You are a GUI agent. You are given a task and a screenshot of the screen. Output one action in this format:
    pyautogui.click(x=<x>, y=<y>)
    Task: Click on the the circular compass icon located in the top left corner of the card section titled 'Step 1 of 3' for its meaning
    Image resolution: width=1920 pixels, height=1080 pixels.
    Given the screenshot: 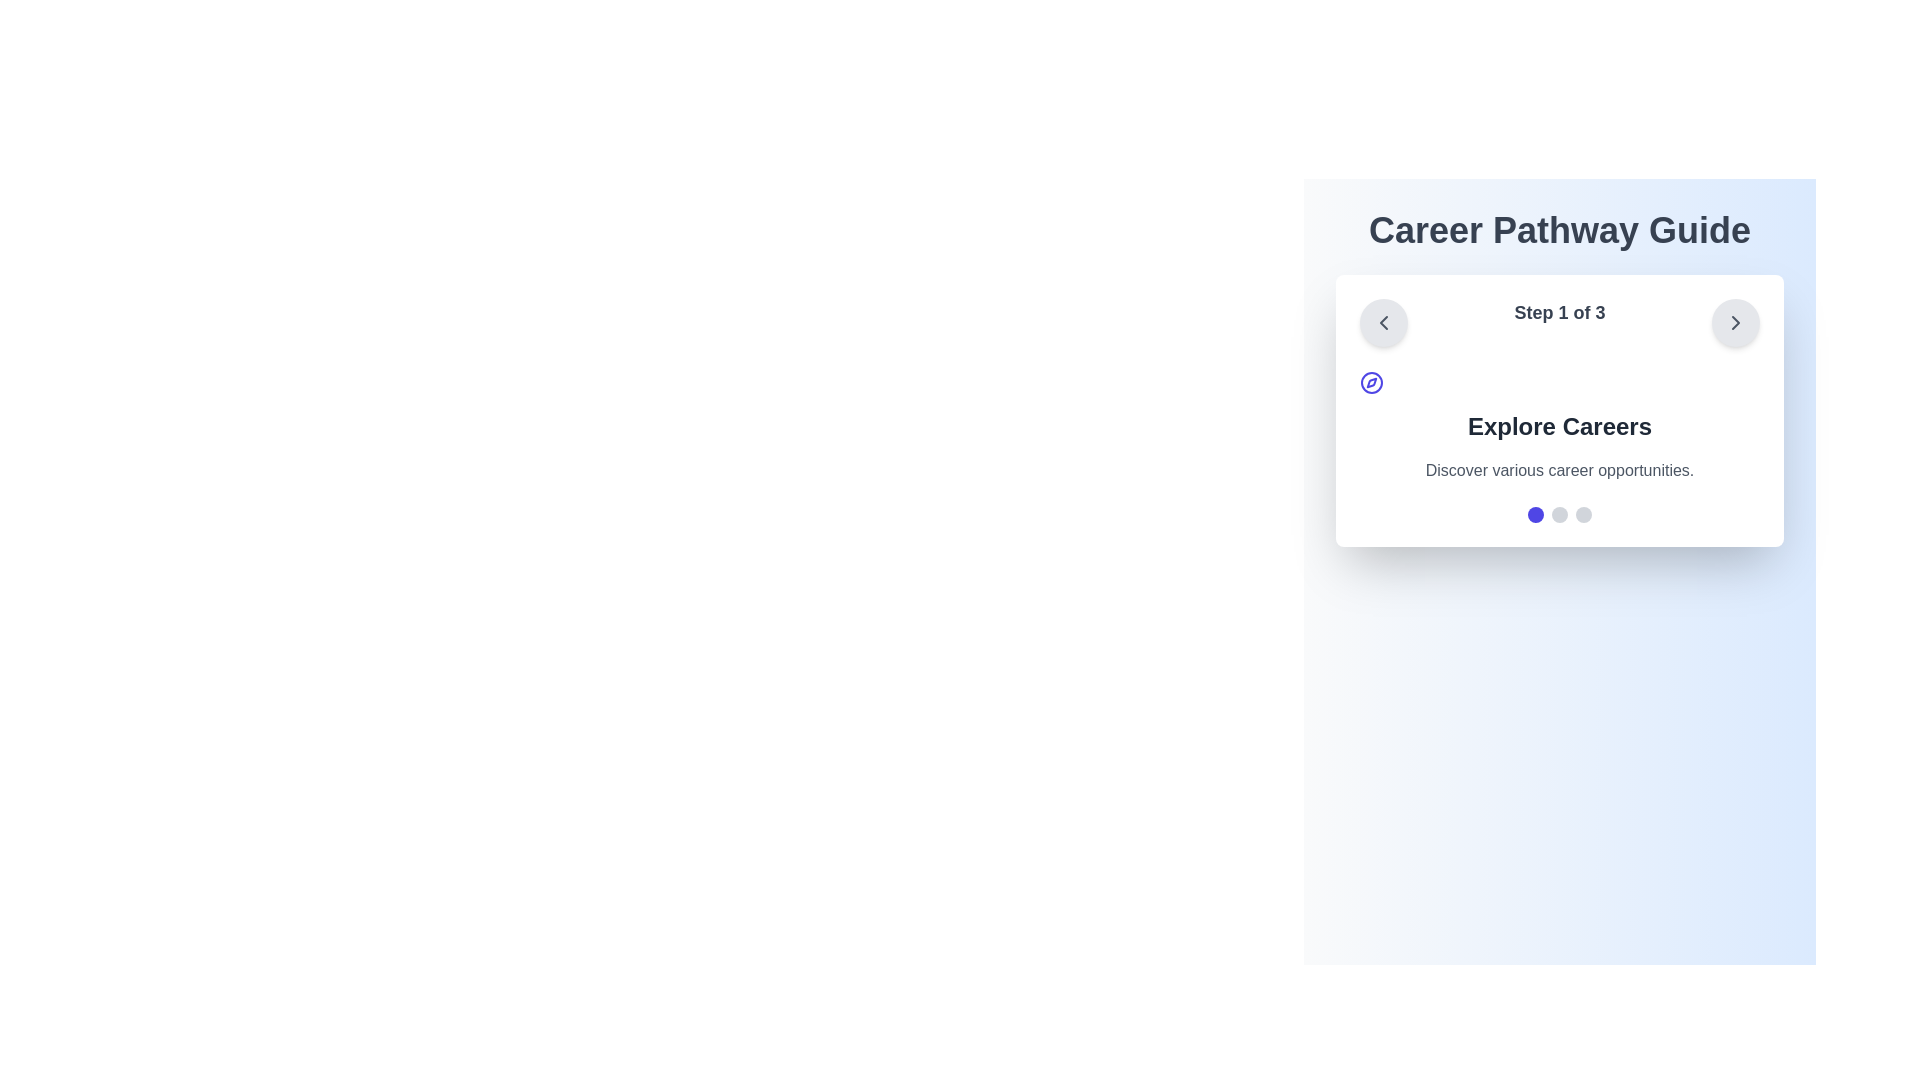 What is the action you would take?
    pyautogui.click(x=1371, y=382)
    